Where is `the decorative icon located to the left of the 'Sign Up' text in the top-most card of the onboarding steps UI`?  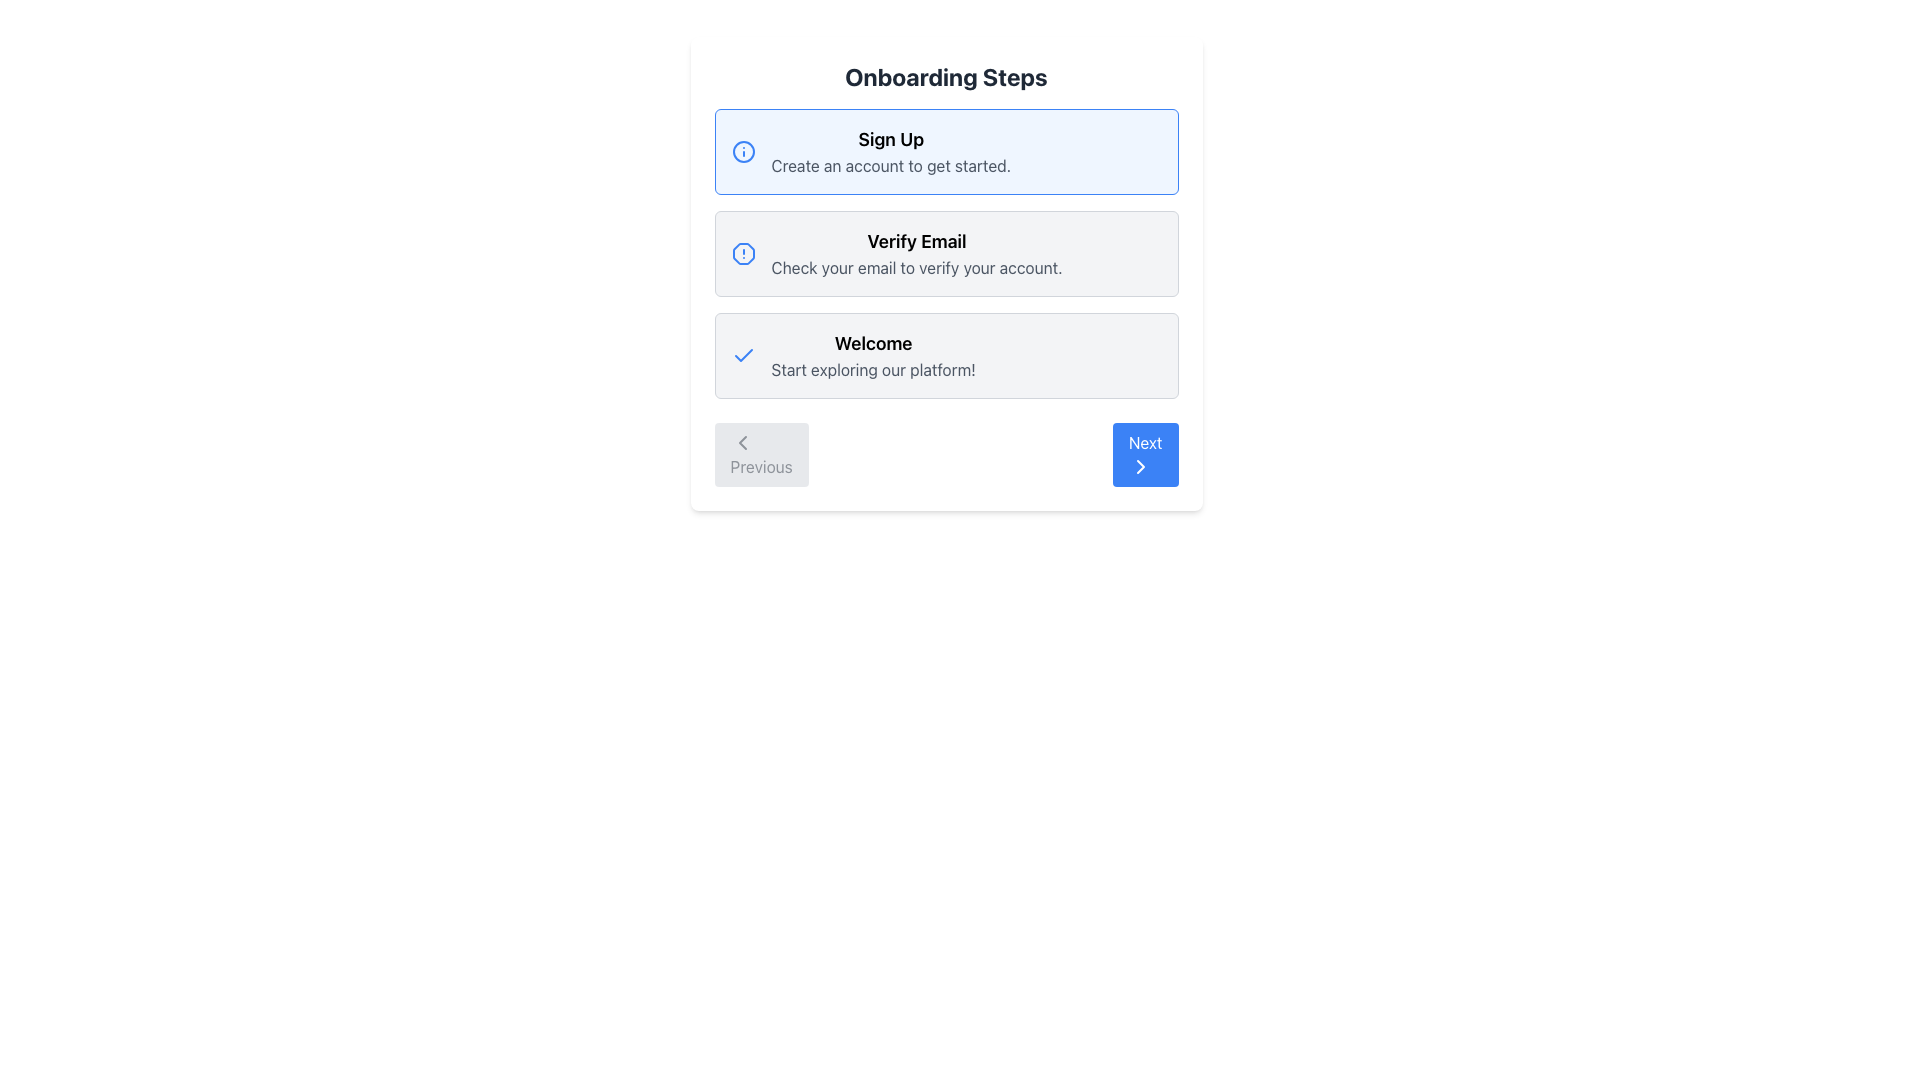
the decorative icon located to the left of the 'Sign Up' text in the top-most card of the onboarding steps UI is located at coordinates (742, 150).